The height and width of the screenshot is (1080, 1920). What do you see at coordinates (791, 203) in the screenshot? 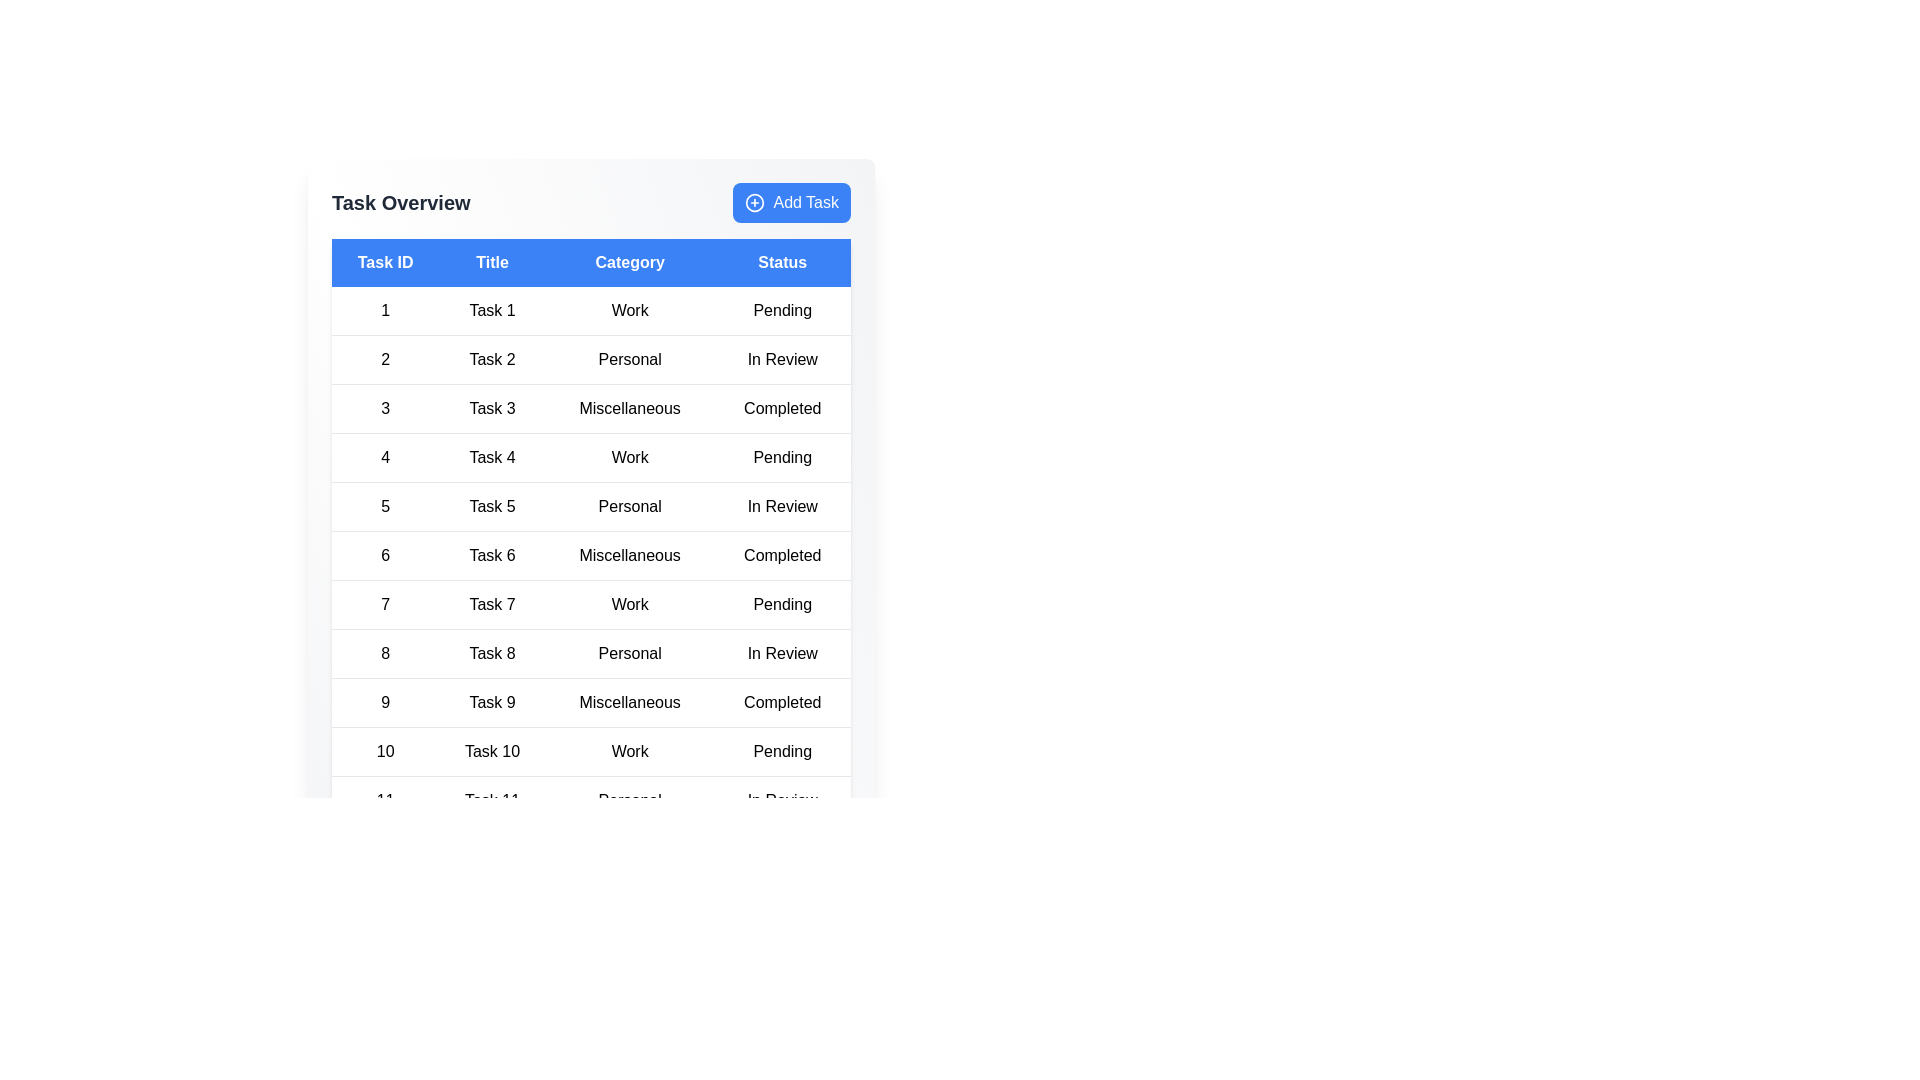
I see `the 'Add Task' button to initiate the task addition process` at bounding box center [791, 203].